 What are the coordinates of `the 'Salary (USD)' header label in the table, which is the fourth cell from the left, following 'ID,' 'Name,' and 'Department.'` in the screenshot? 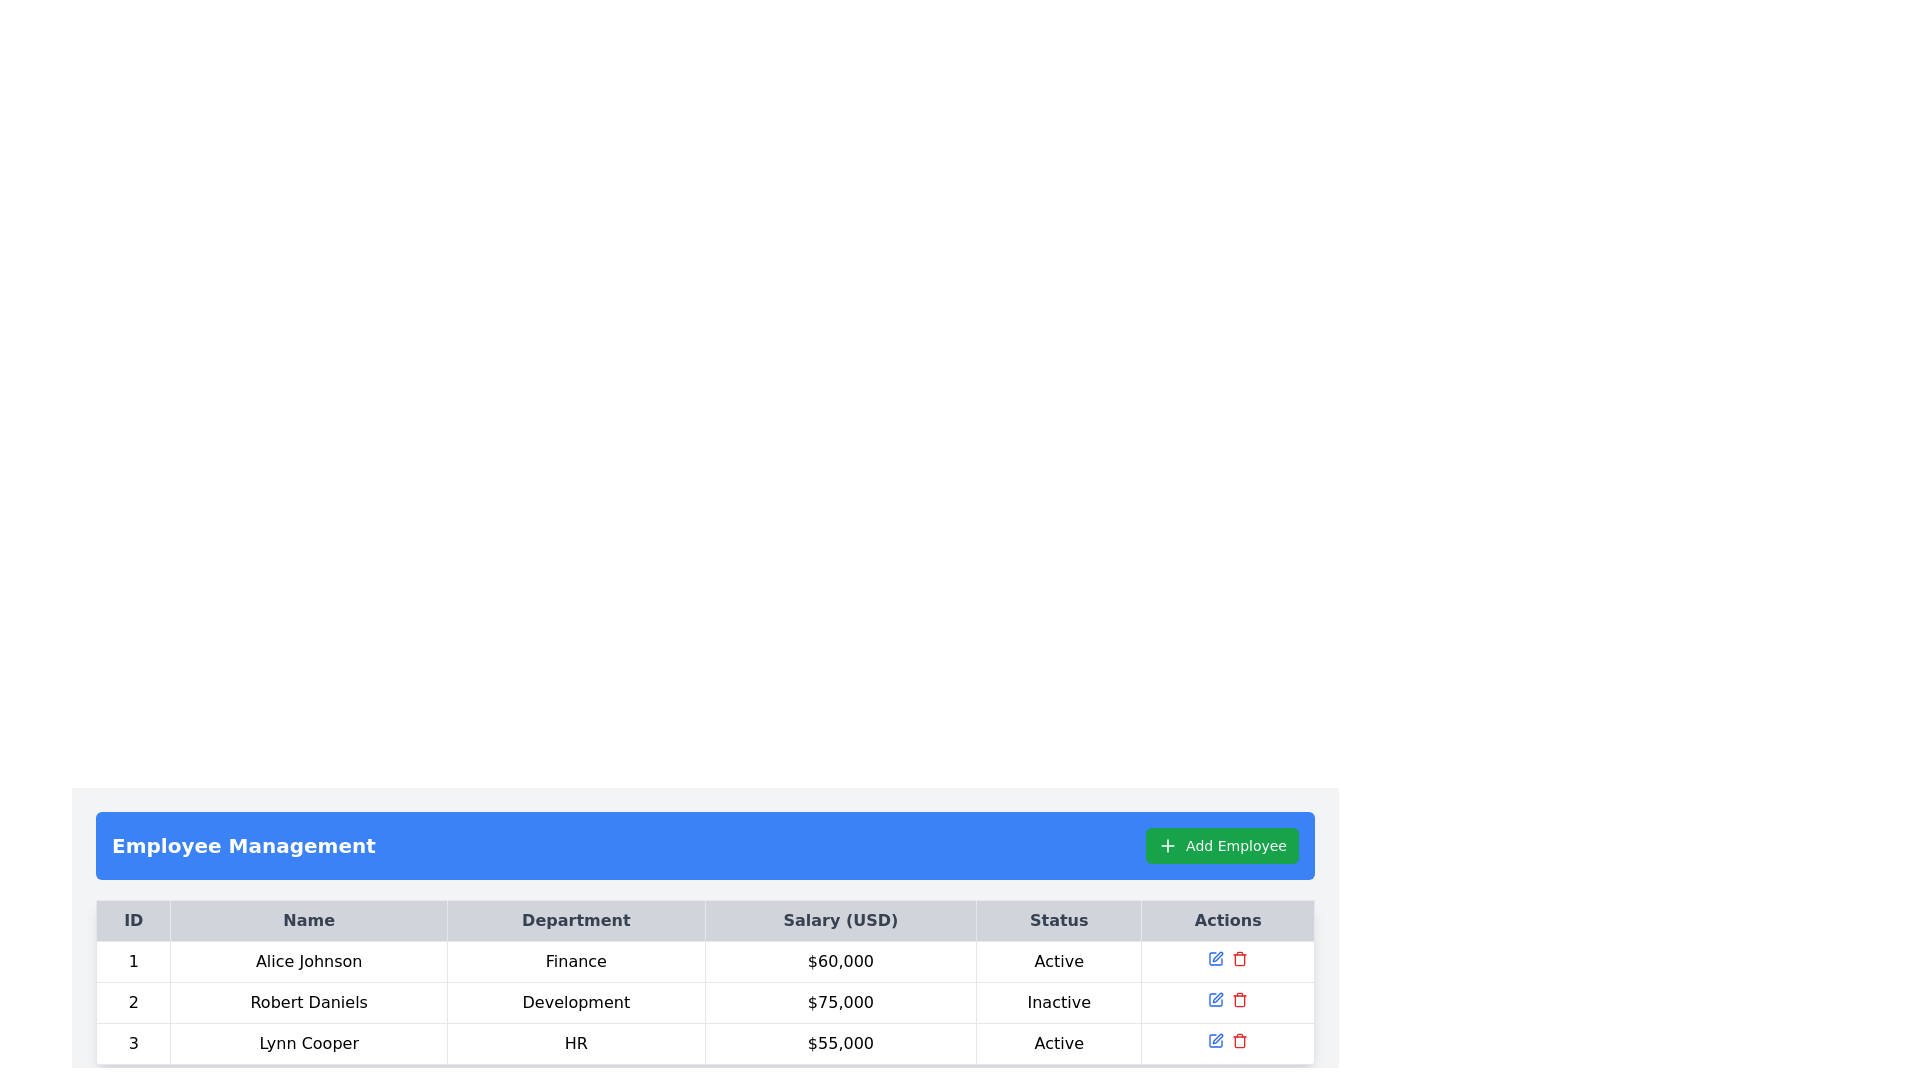 It's located at (840, 921).